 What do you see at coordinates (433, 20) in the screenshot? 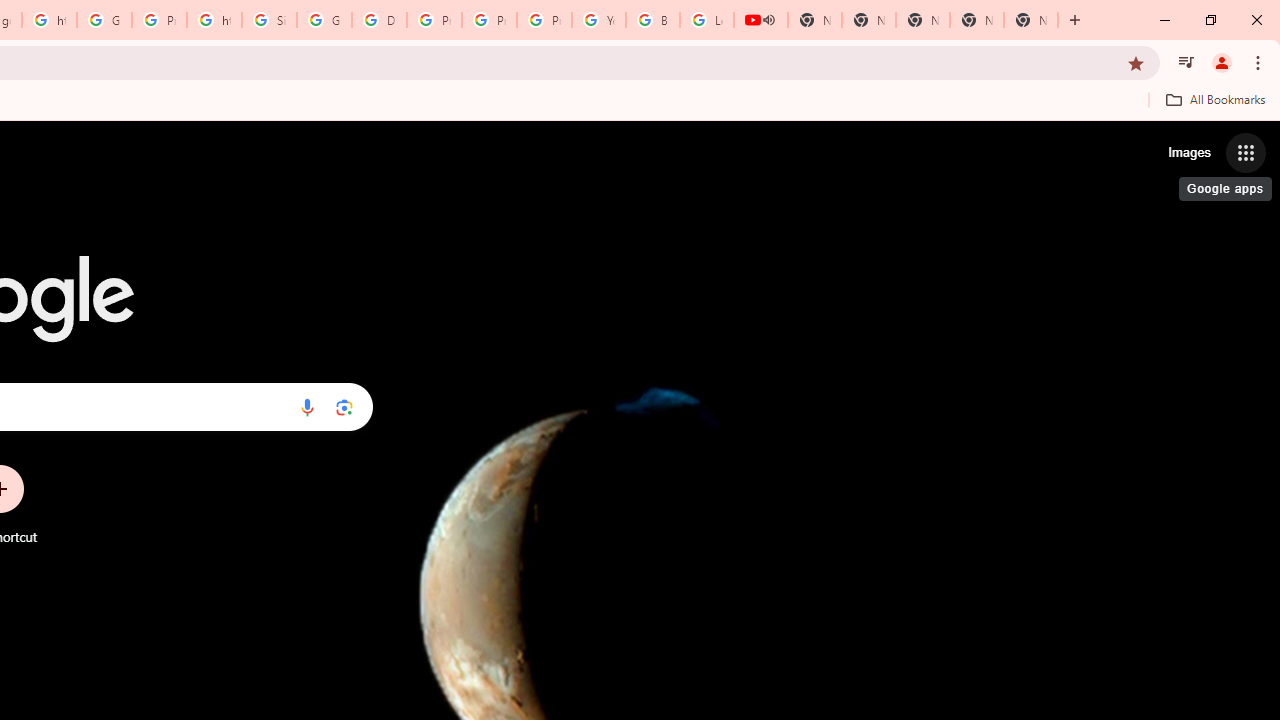
I see `'Privacy Help Center - Policies Help'` at bounding box center [433, 20].